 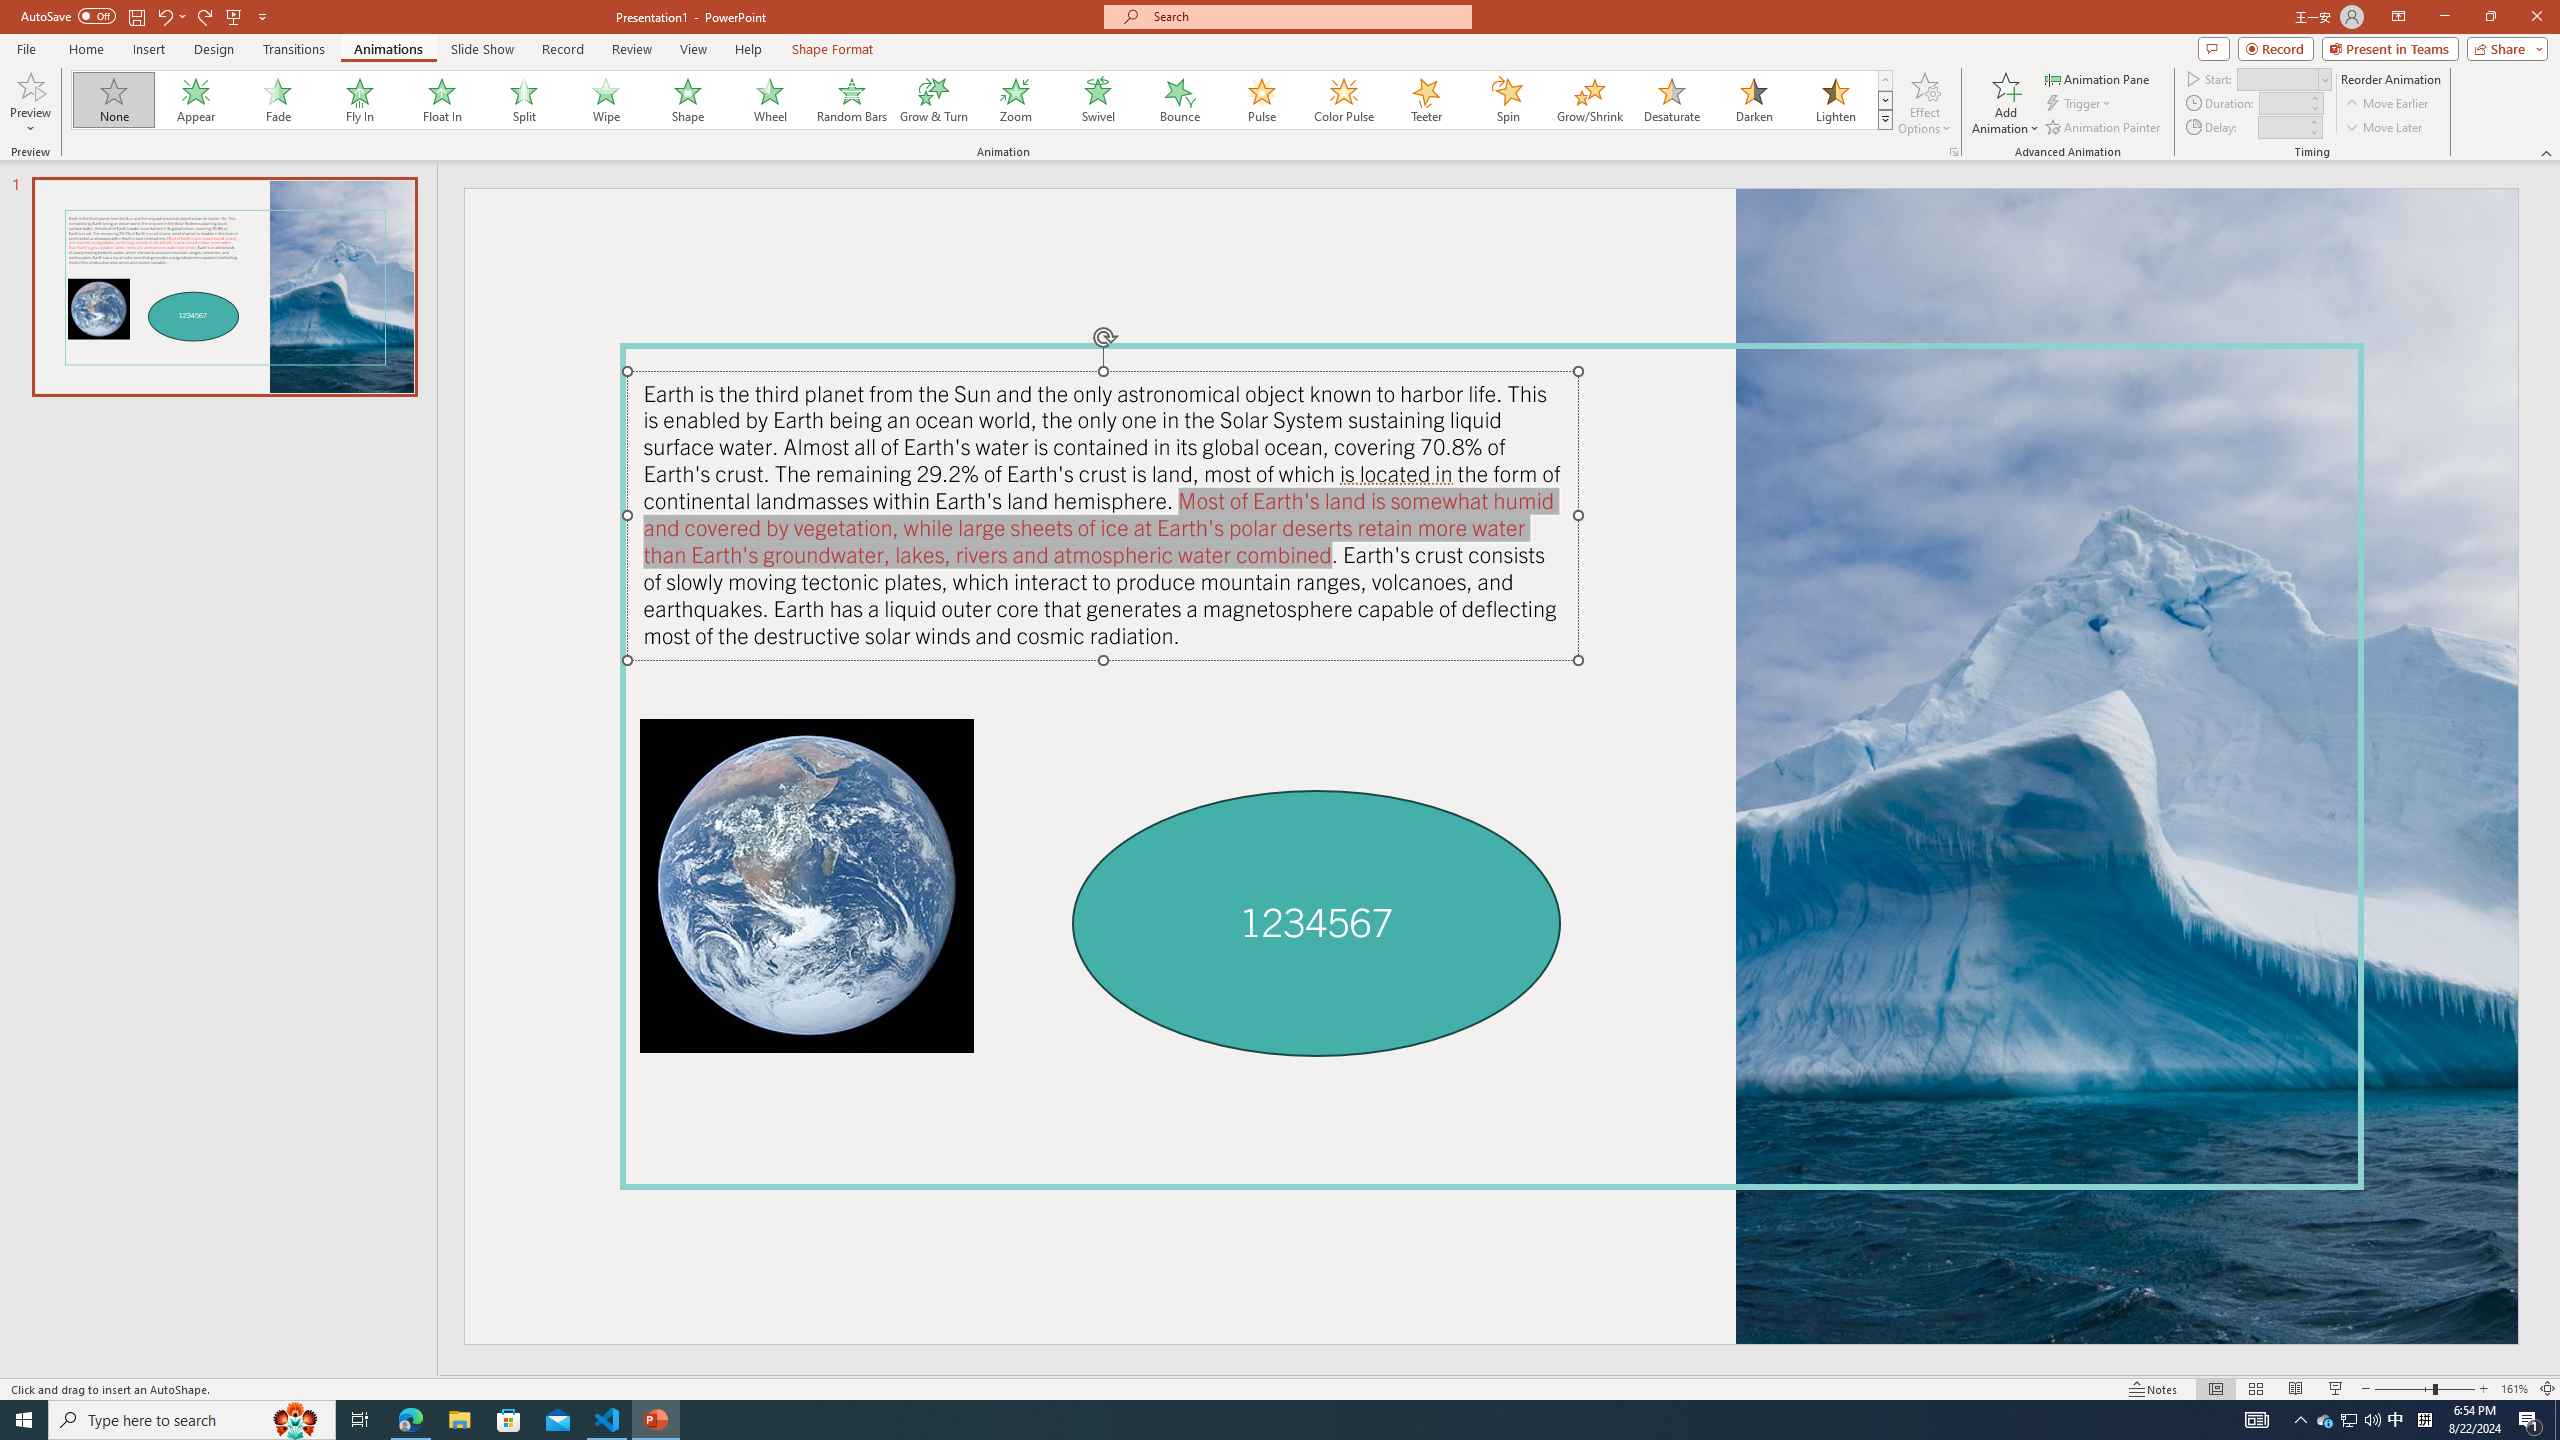 I want to click on 'Grow/Shrink', so click(x=1589, y=99).